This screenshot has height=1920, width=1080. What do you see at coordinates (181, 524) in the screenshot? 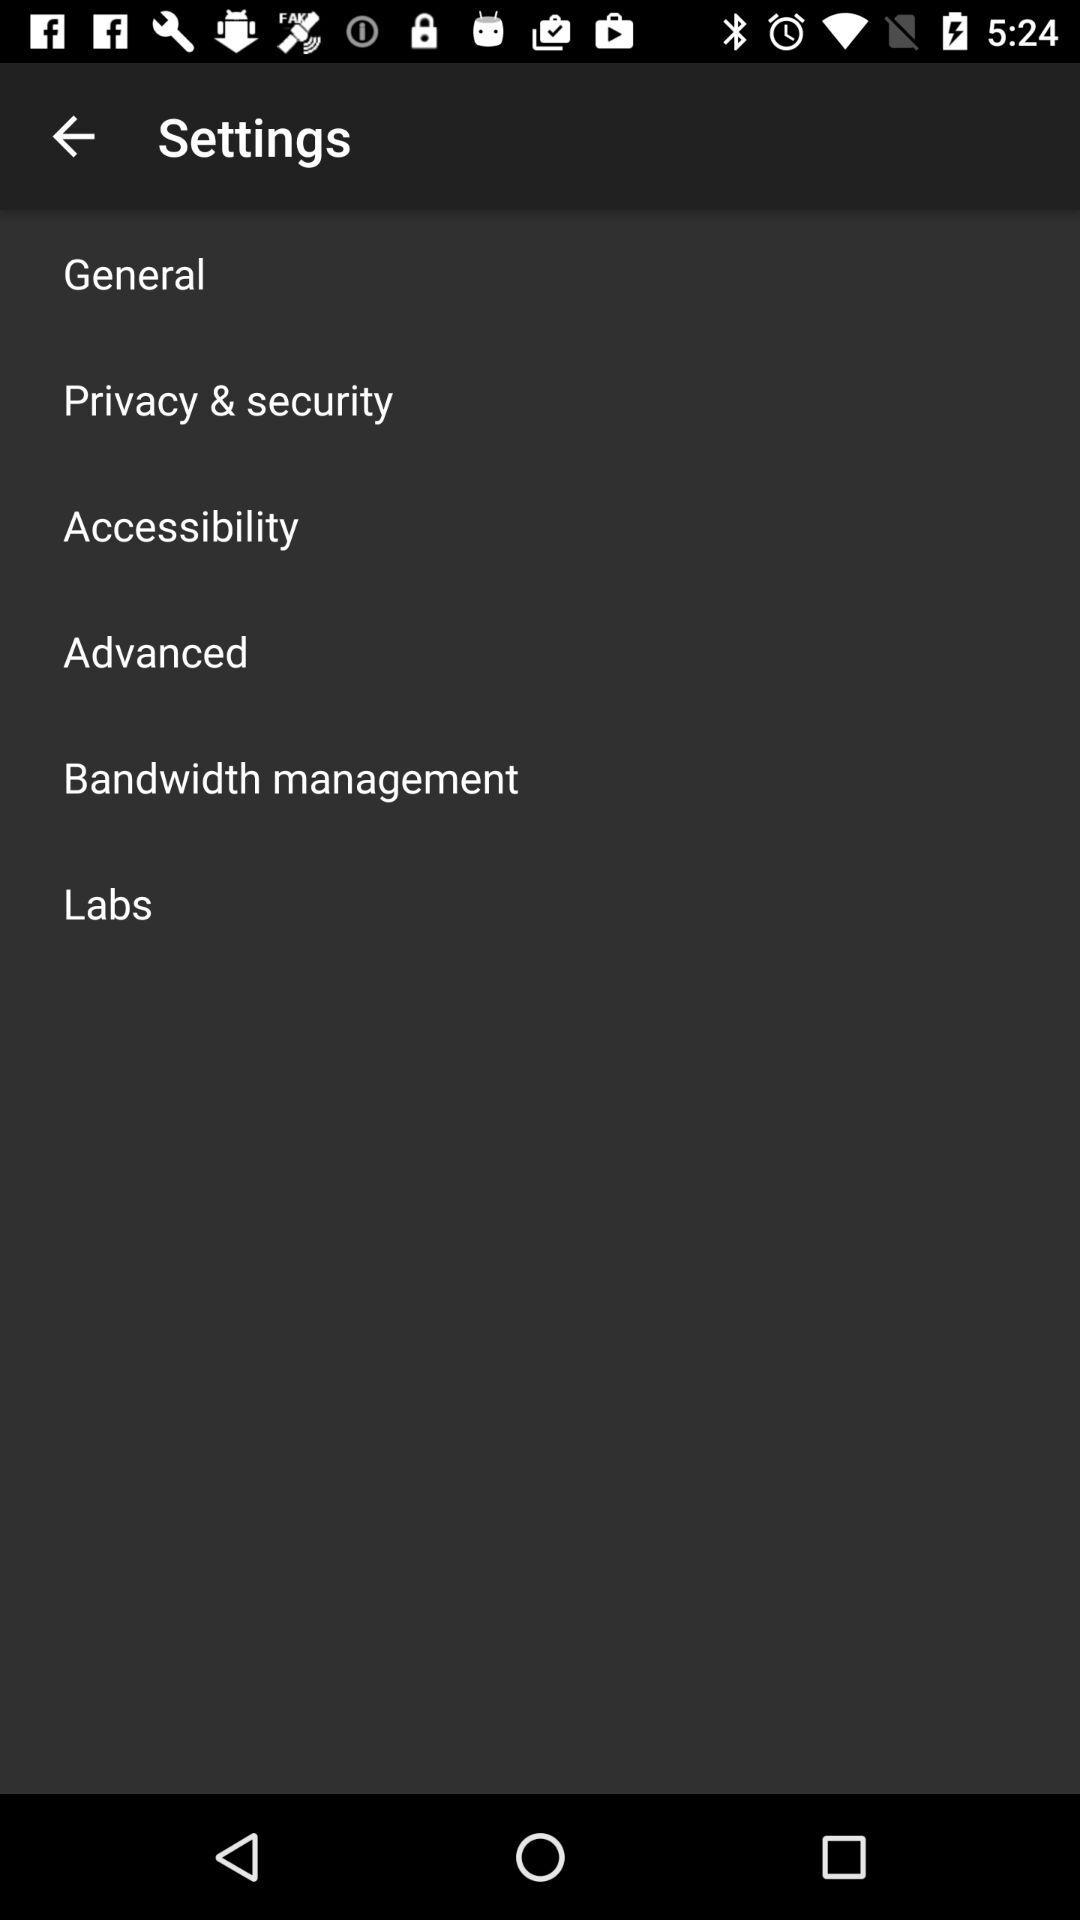
I see `the accessibility item` at bounding box center [181, 524].